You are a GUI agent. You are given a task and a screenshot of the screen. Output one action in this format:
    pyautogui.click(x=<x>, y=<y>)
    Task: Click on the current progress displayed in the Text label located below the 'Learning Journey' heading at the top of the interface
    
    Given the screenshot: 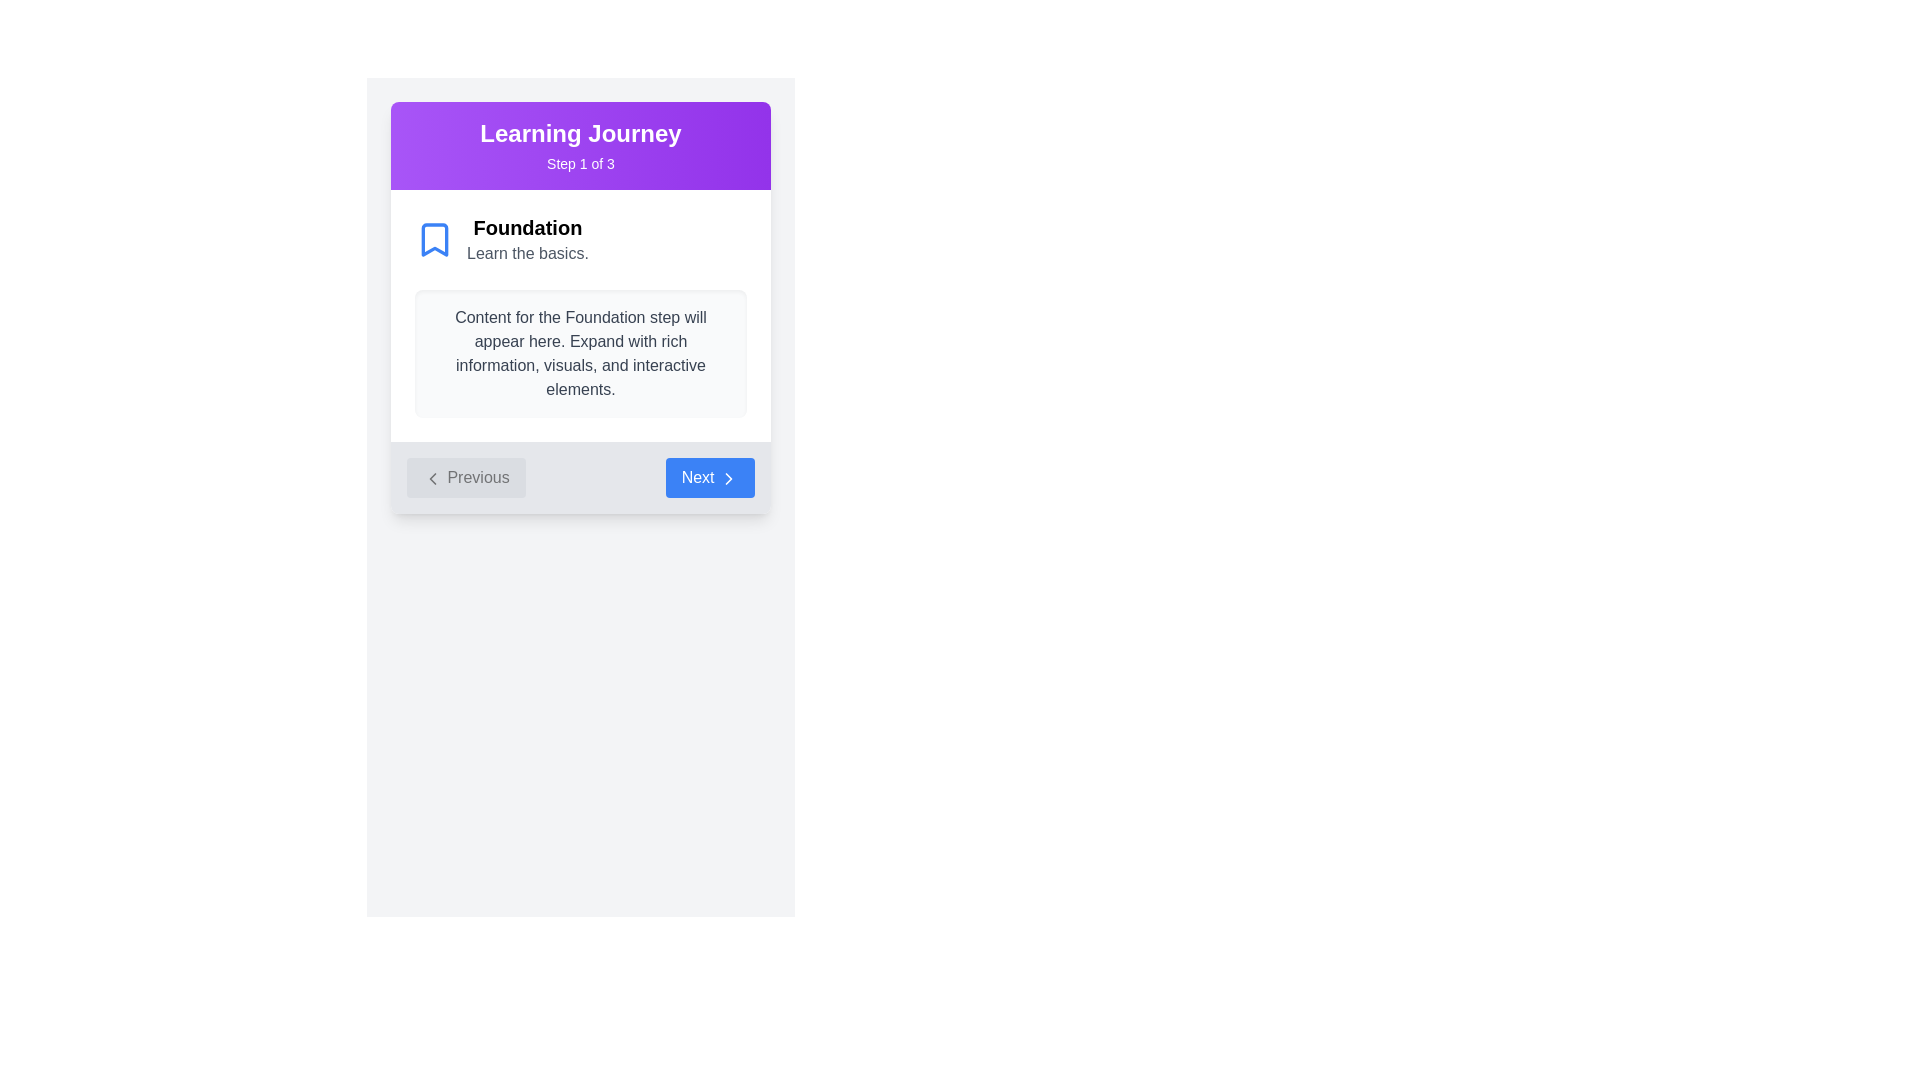 What is the action you would take?
    pyautogui.click(x=579, y=163)
    